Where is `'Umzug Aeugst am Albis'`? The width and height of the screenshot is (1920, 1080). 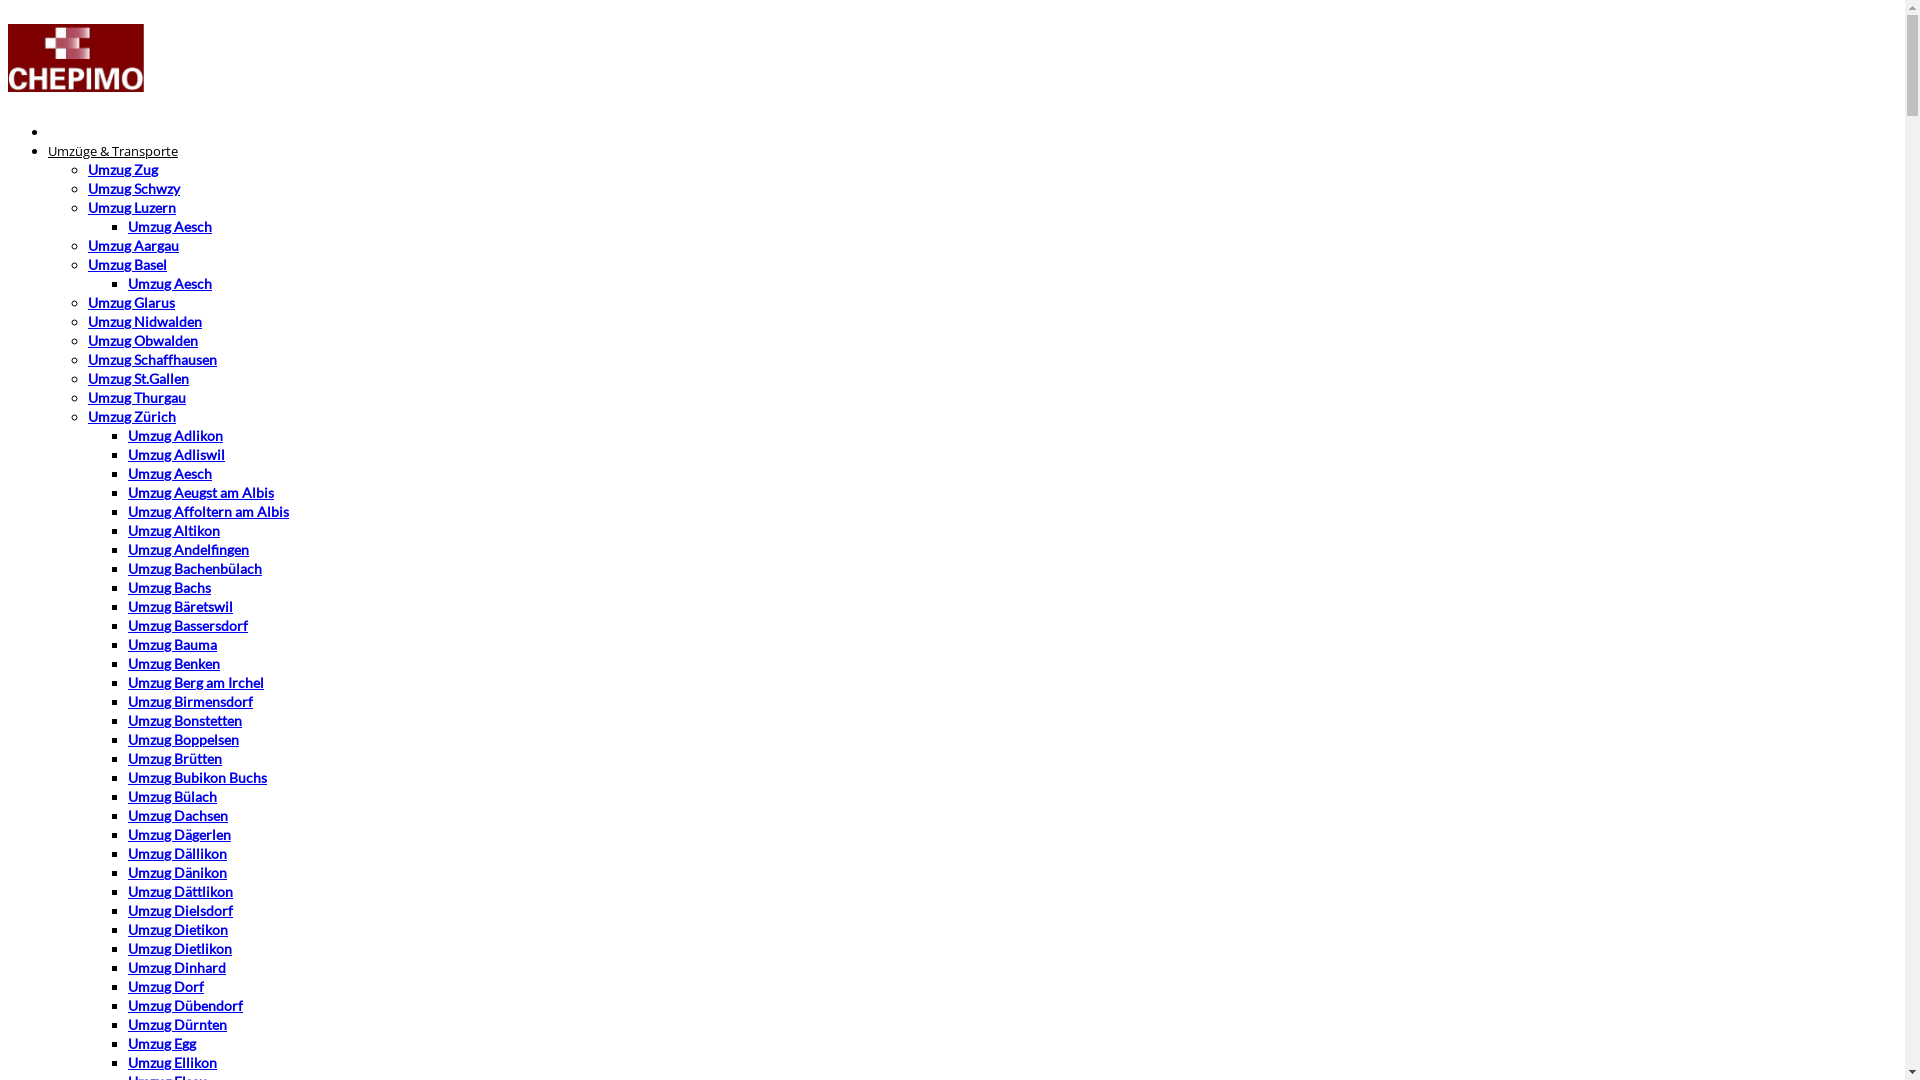 'Umzug Aeugst am Albis' is located at coordinates (201, 492).